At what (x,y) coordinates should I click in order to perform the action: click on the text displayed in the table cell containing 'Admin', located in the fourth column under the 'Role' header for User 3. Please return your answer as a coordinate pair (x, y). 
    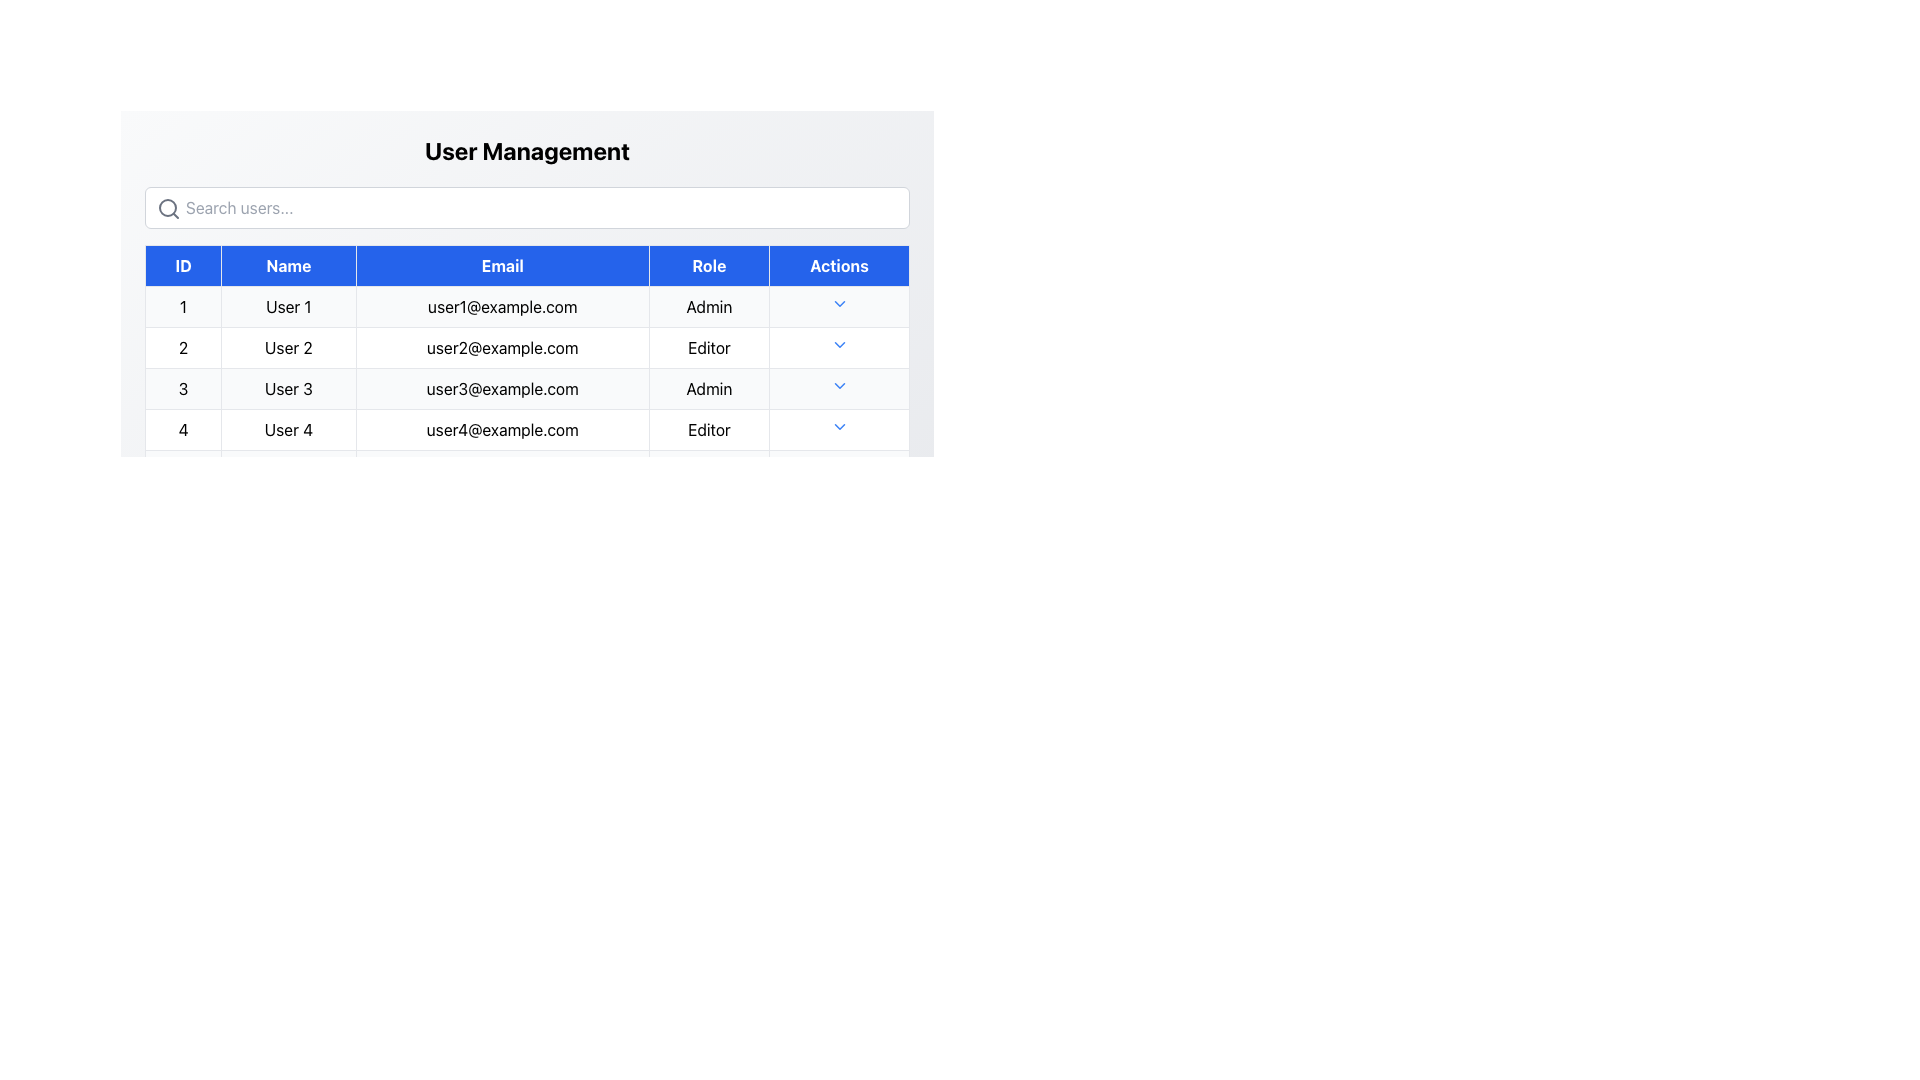
    Looking at the image, I should click on (709, 389).